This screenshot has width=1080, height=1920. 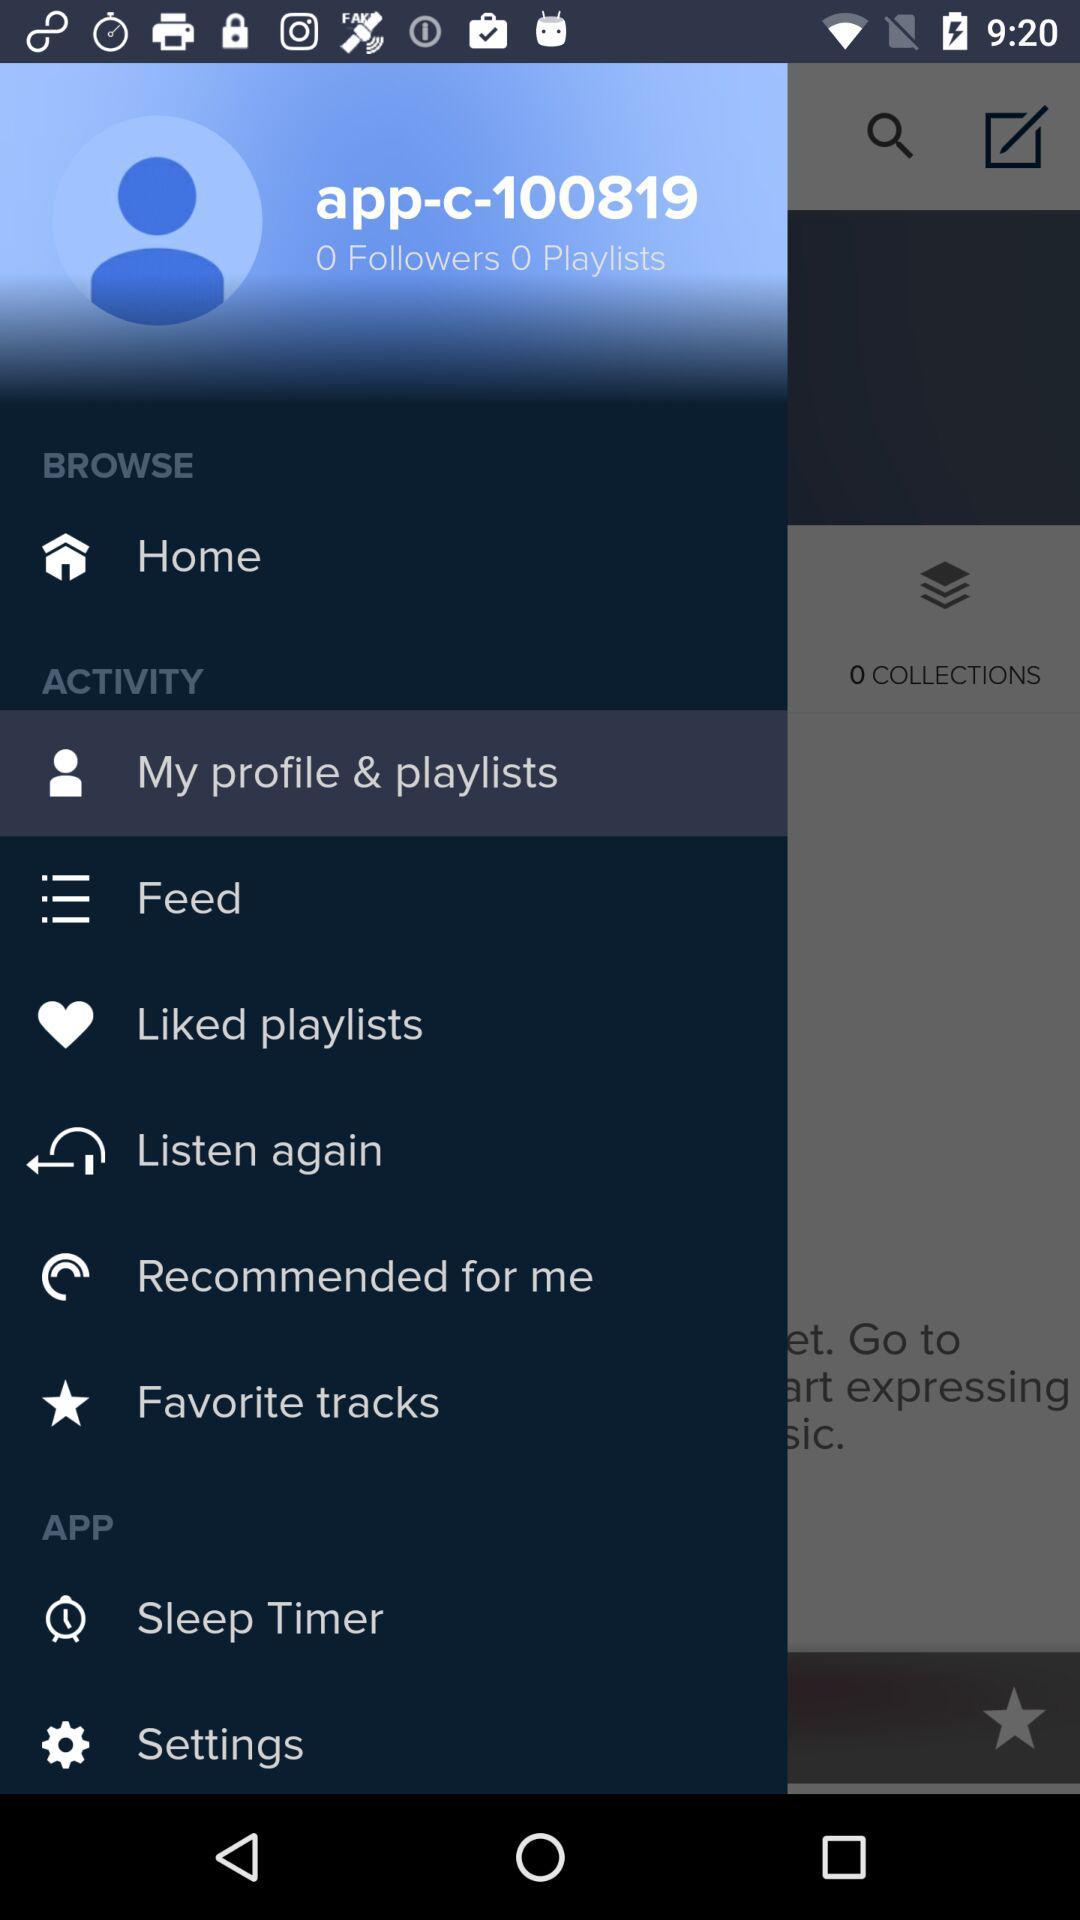 What do you see at coordinates (64, 1716) in the screenshot?
I see `the settings icon` at bounding box center [64, 1716].